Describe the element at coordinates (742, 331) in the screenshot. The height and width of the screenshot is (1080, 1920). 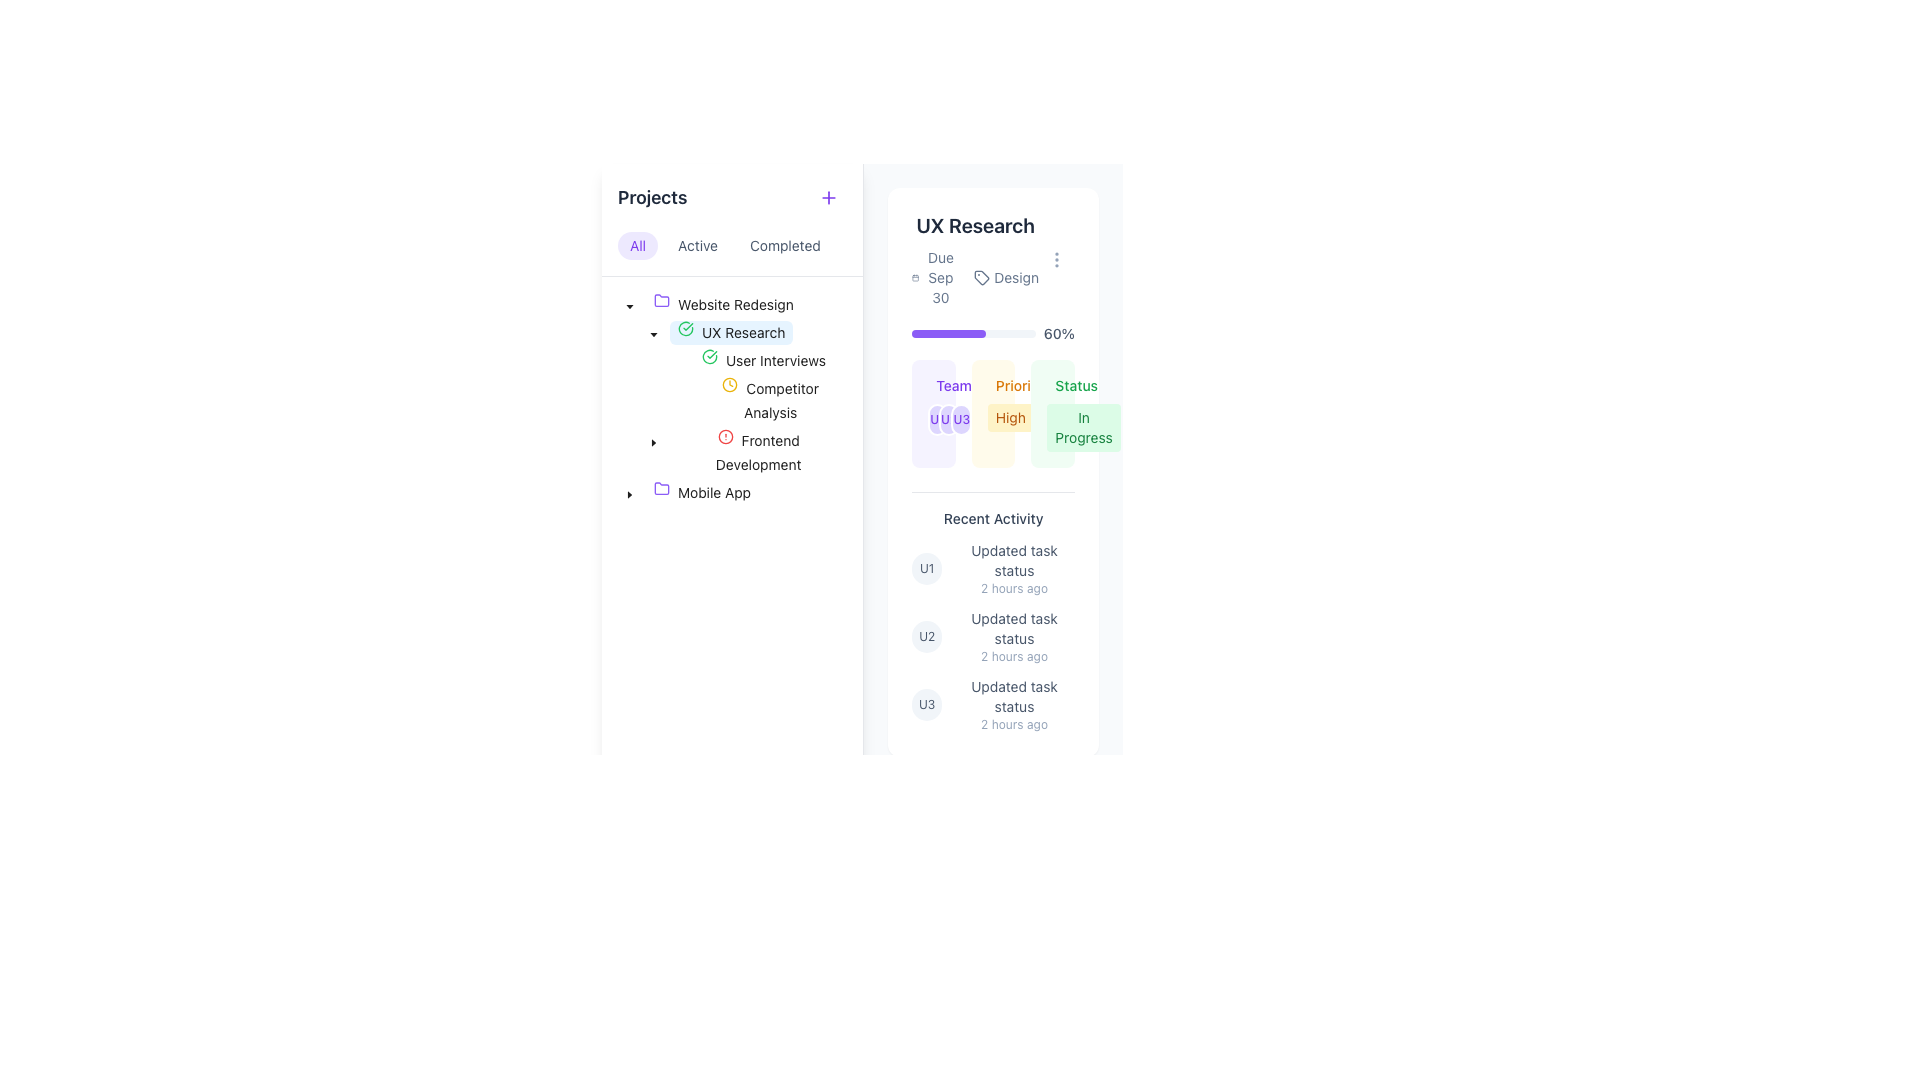
I see `the 'UX Research' text label in the sidebar navigation under 'Website Redesign'` at that location.